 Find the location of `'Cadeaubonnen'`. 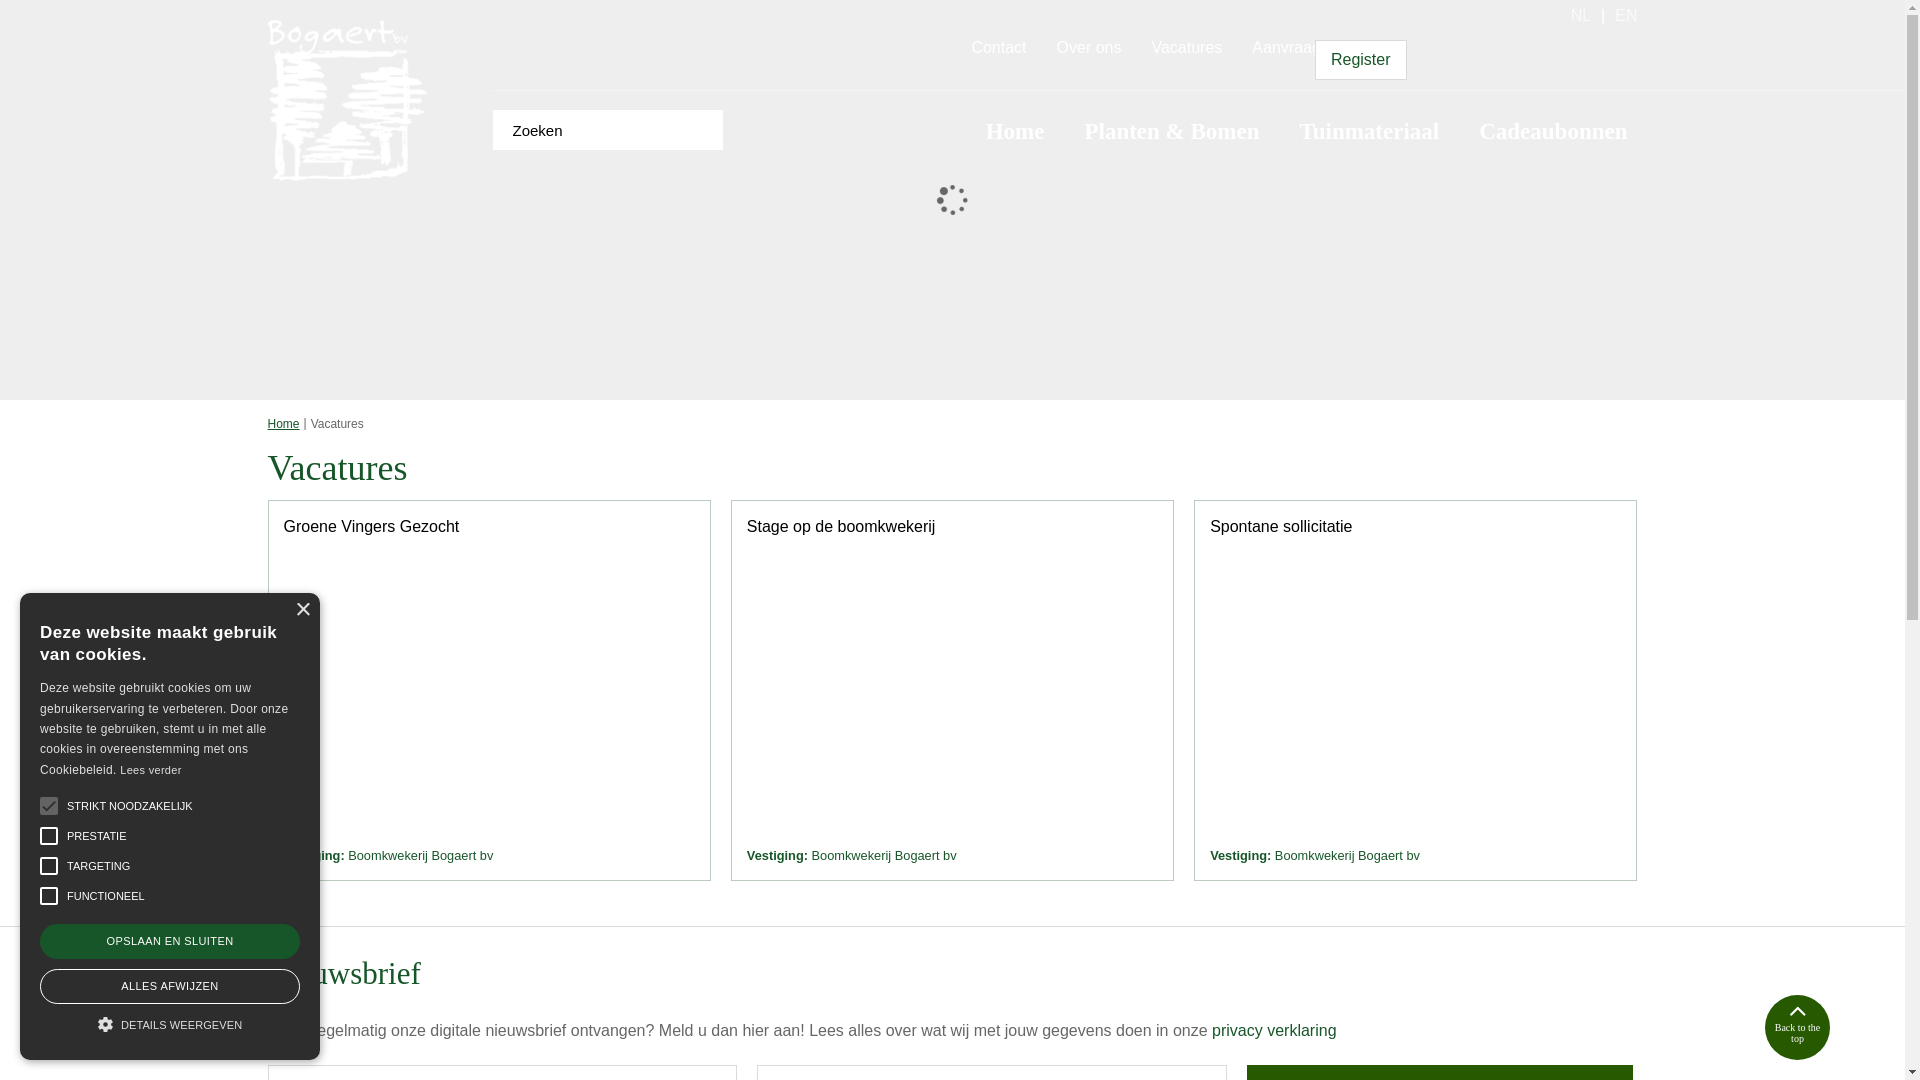

'Cadeaubonnen' is located at coordinates (1552, 131).